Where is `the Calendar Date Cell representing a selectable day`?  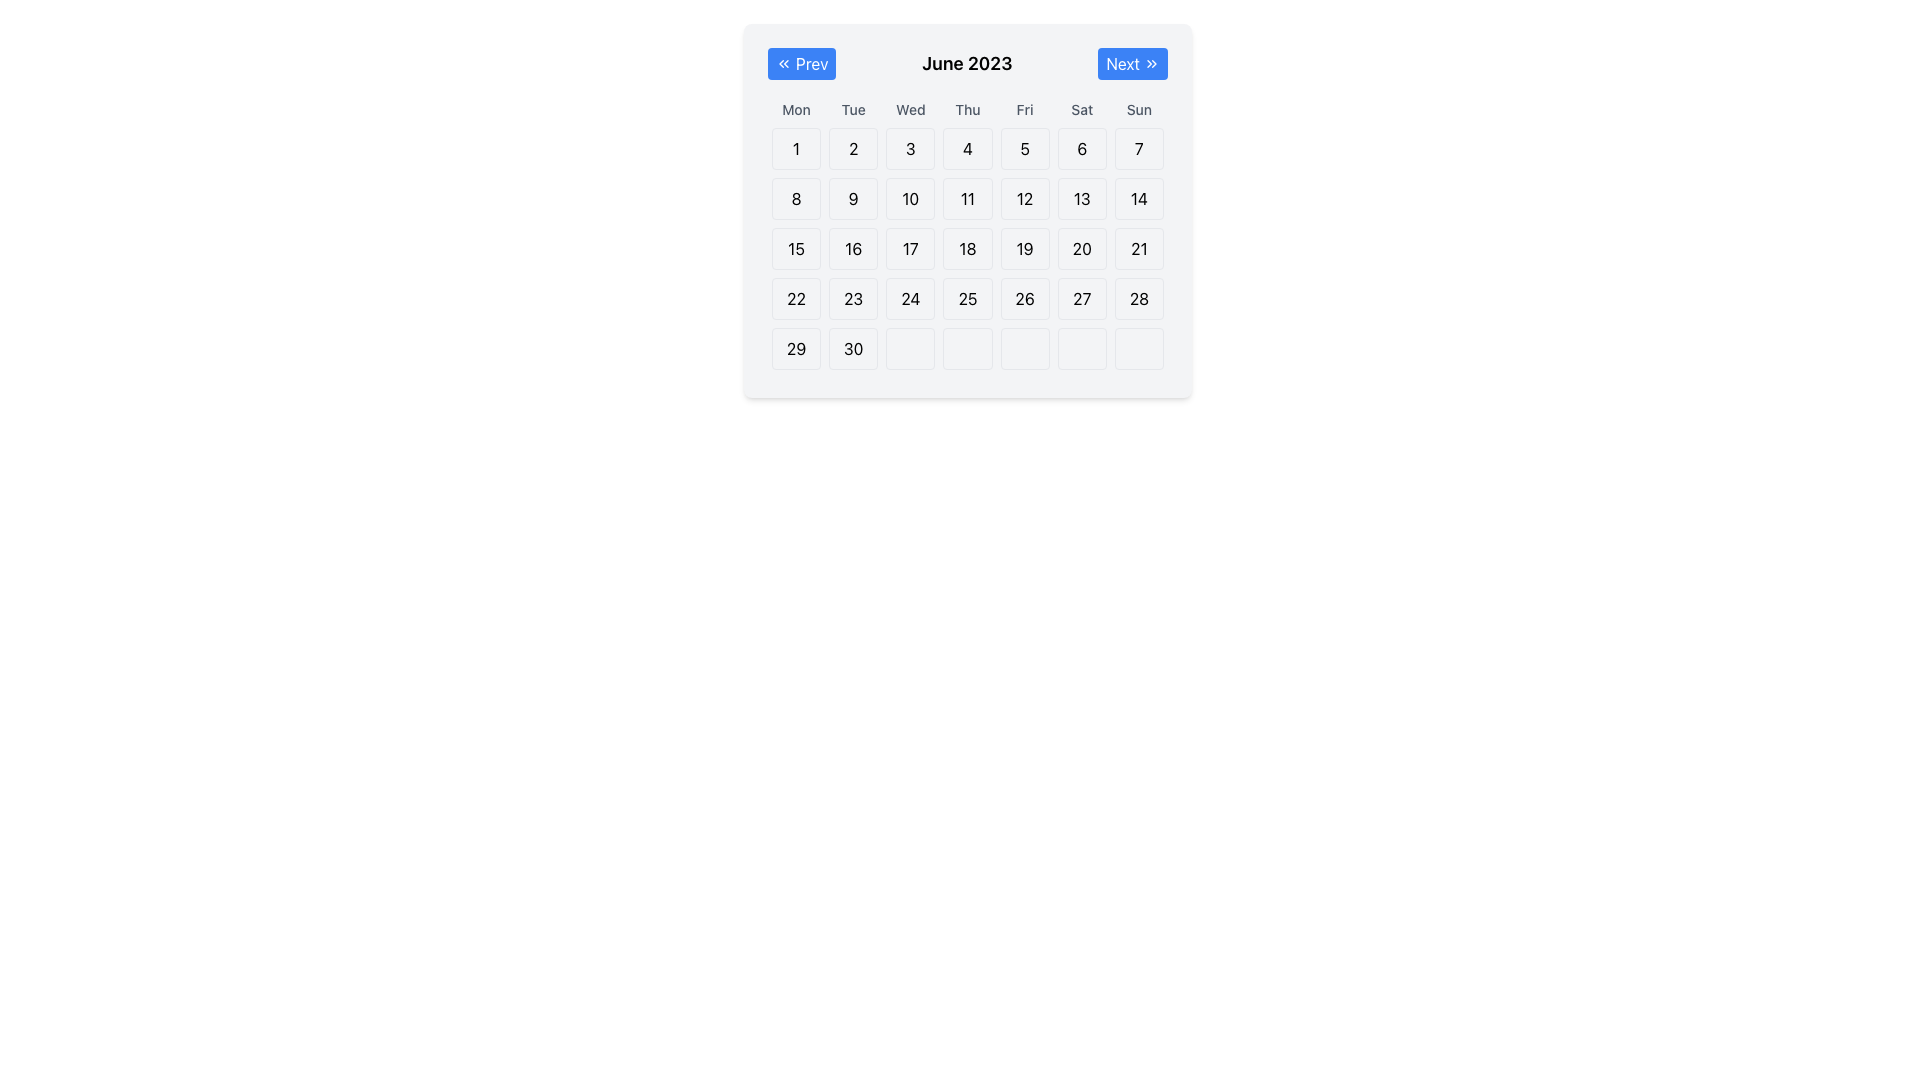
the Calendar Date Cell representing a selectable day is located at coordinates (909, 299).